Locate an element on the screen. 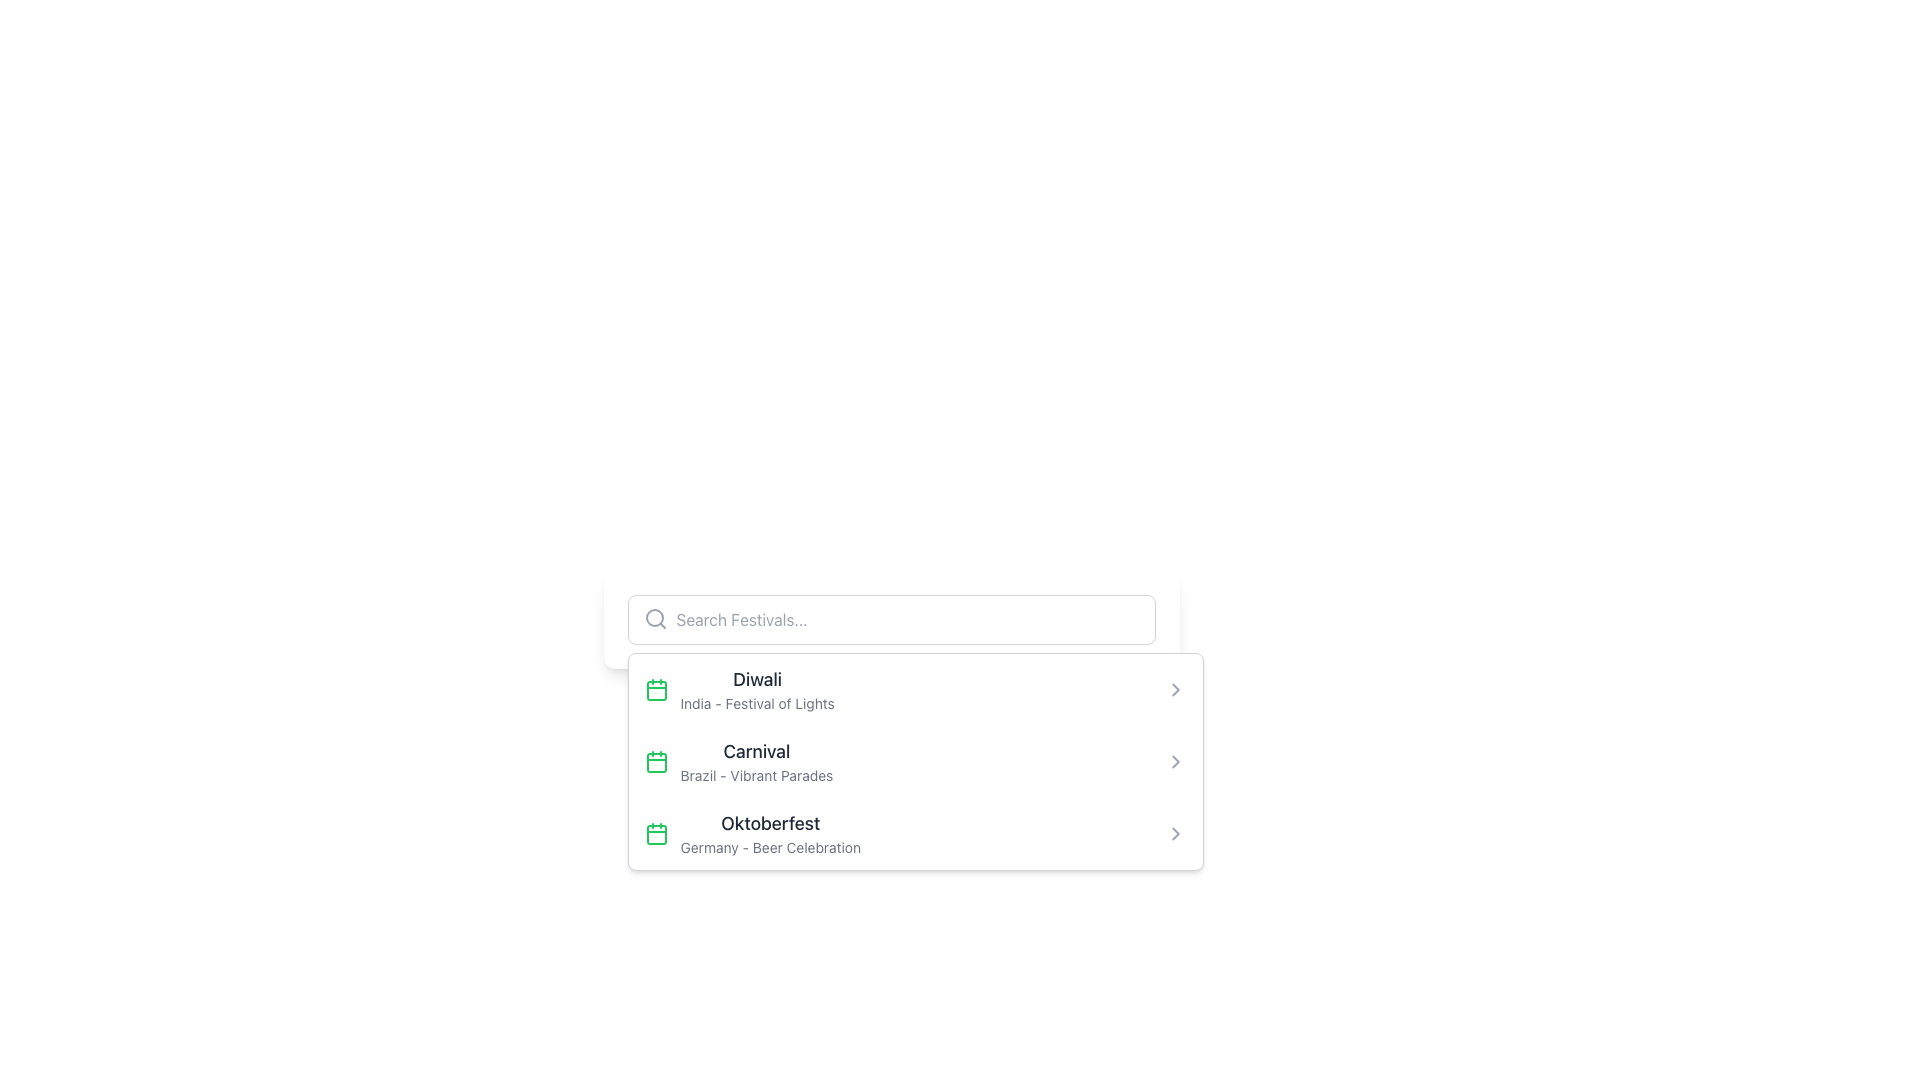 The image size is (1920, 1080). the text 'Brazil - Vibrant Parades' which is styled in a smaller, light gray font and located directly below the bolded title 'Carnival' in the dropdown menu is located at coordinates (755, 774).